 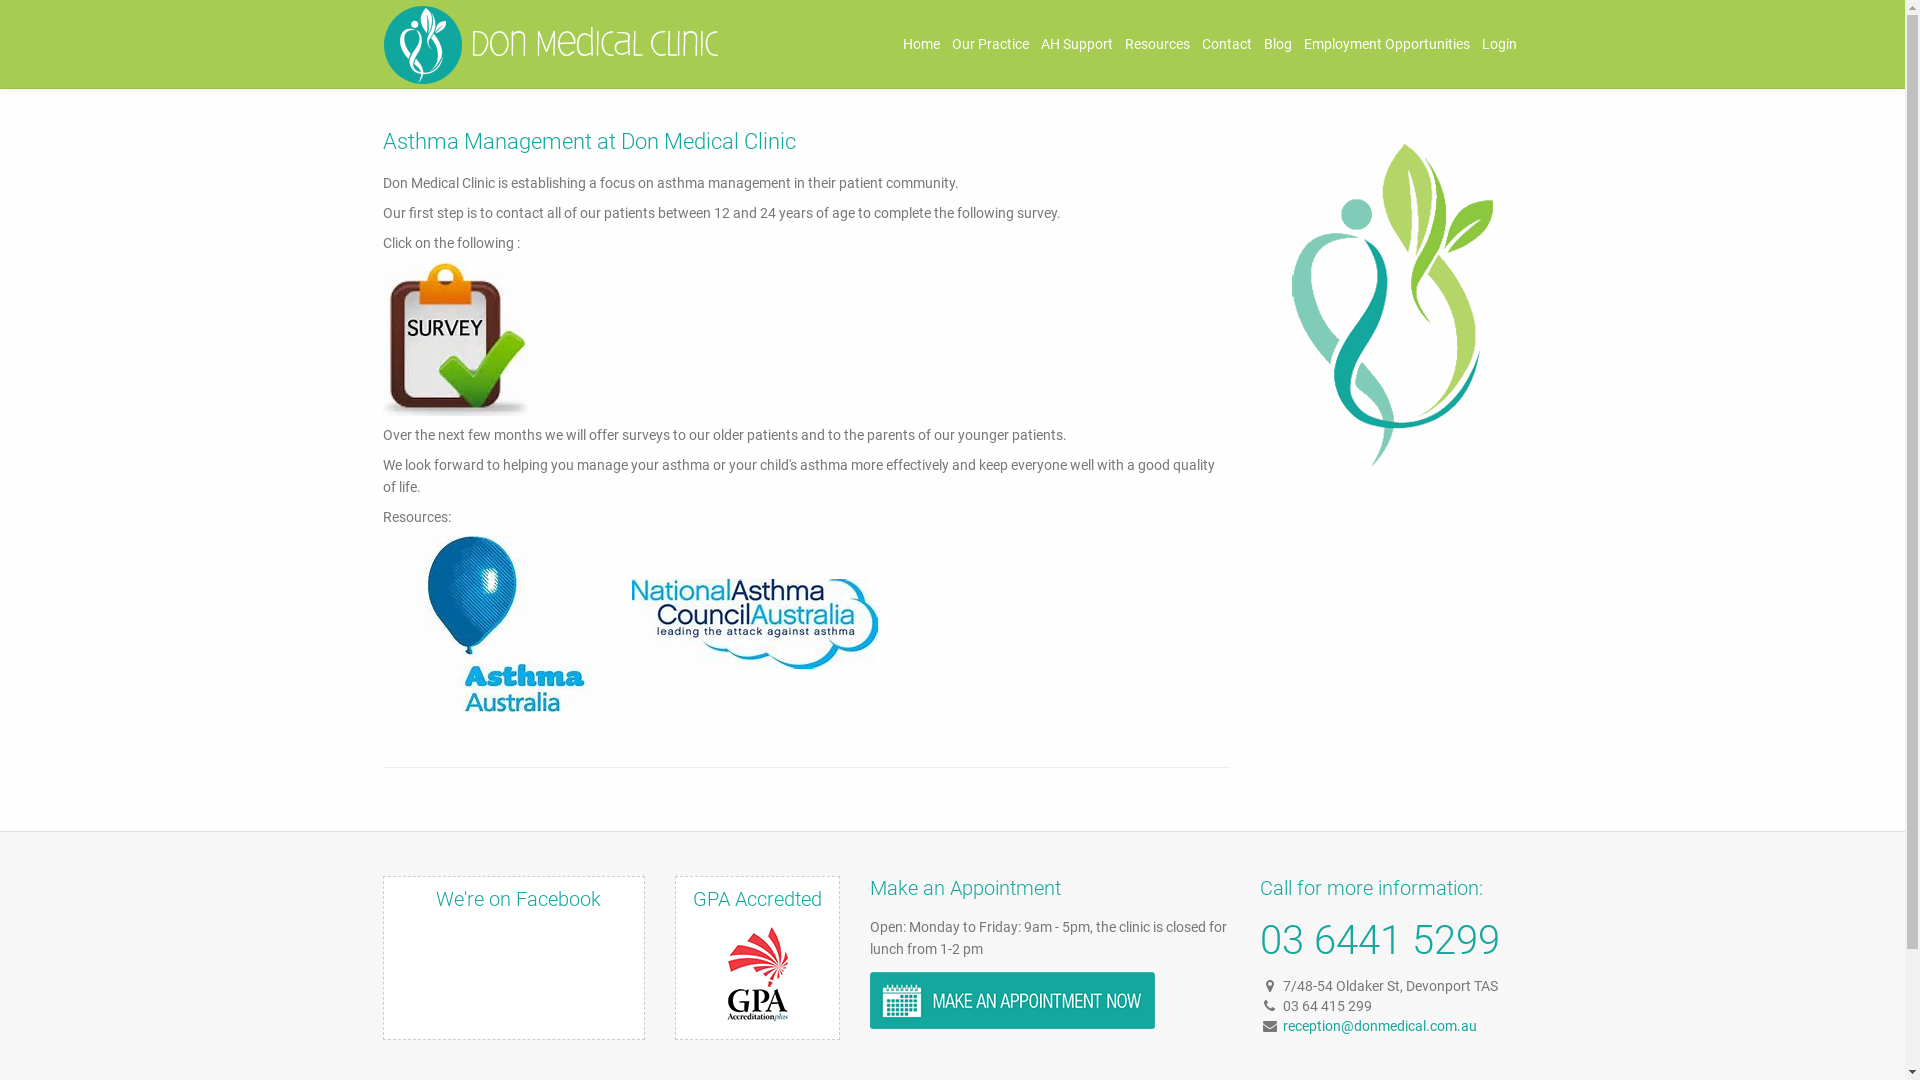 What do you see at coordinates (1499, 43) in the screenshot?
I see `'Login'` at bounding box center [1499, 43].